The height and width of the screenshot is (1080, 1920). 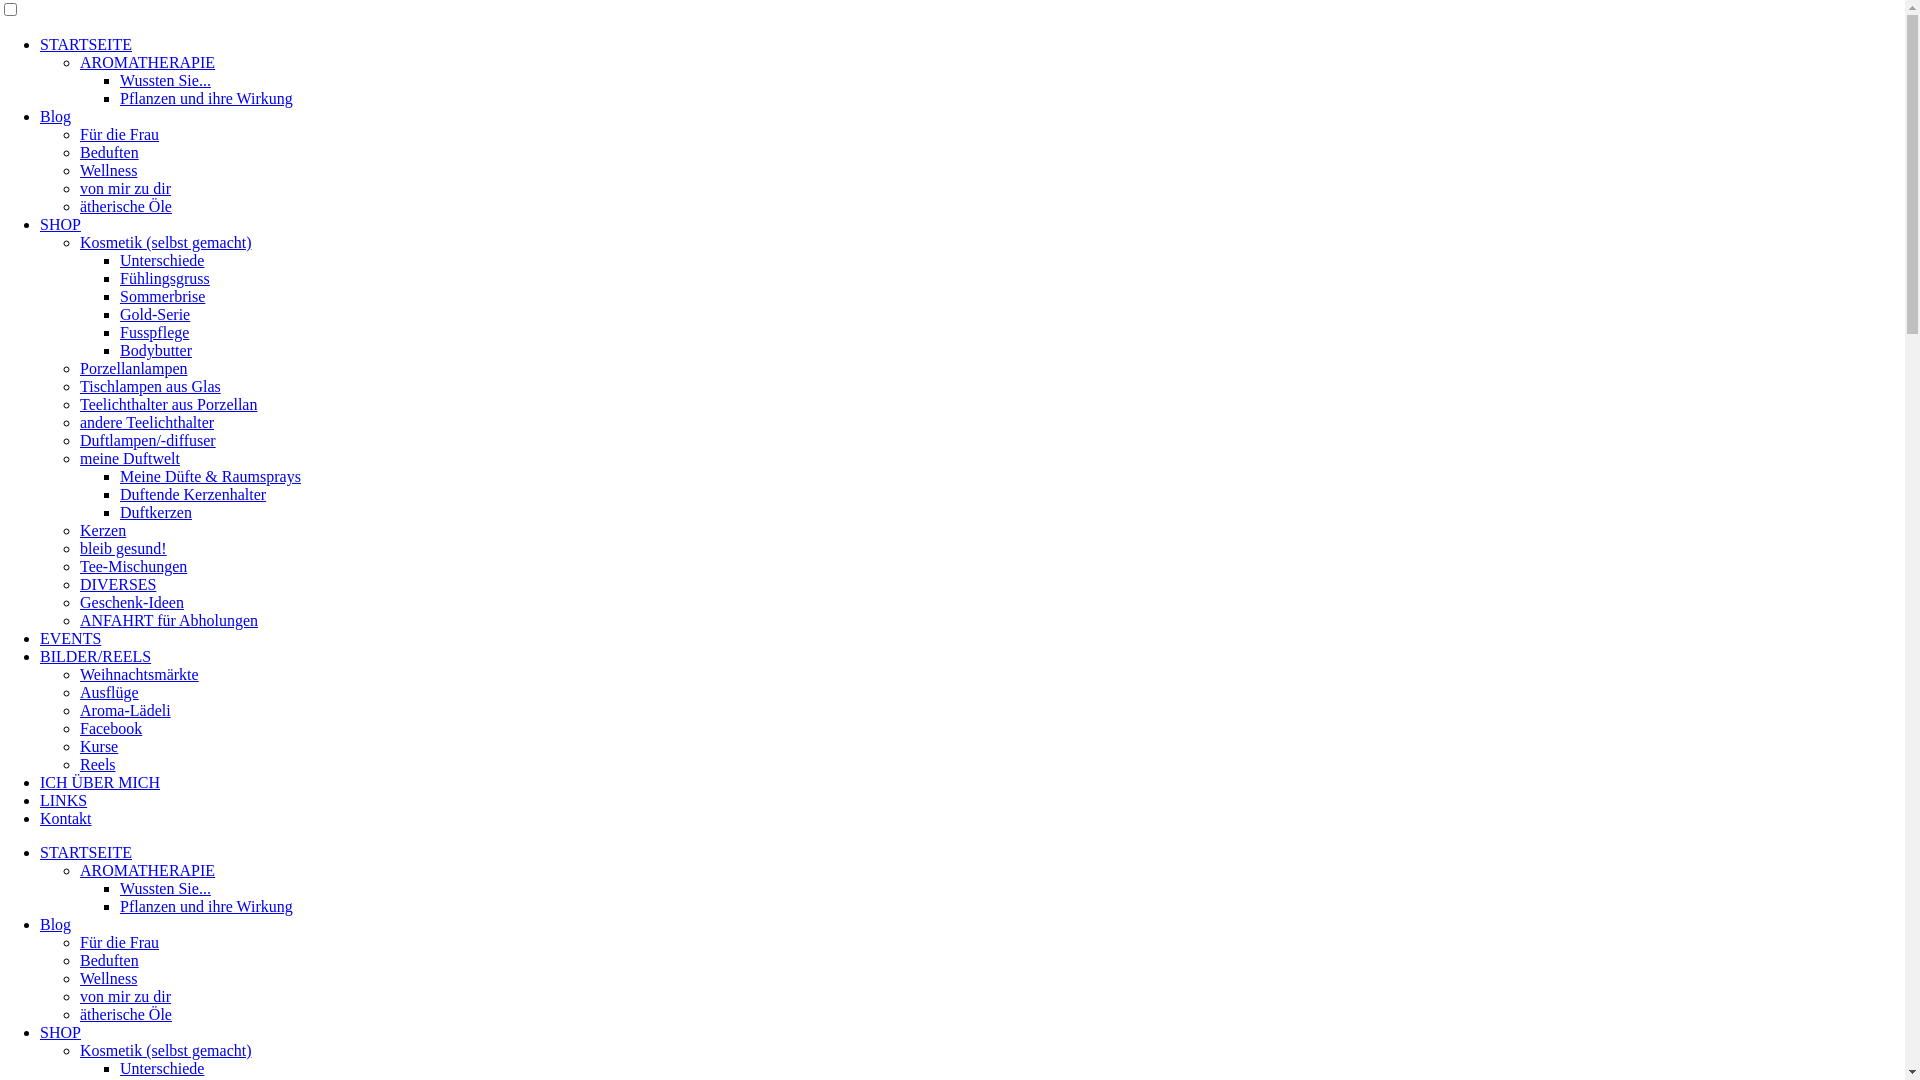 What do you see at coordinates (66, 818) in the screenshot?
I see `'Kontakt'` at bounding box center [66, 818].